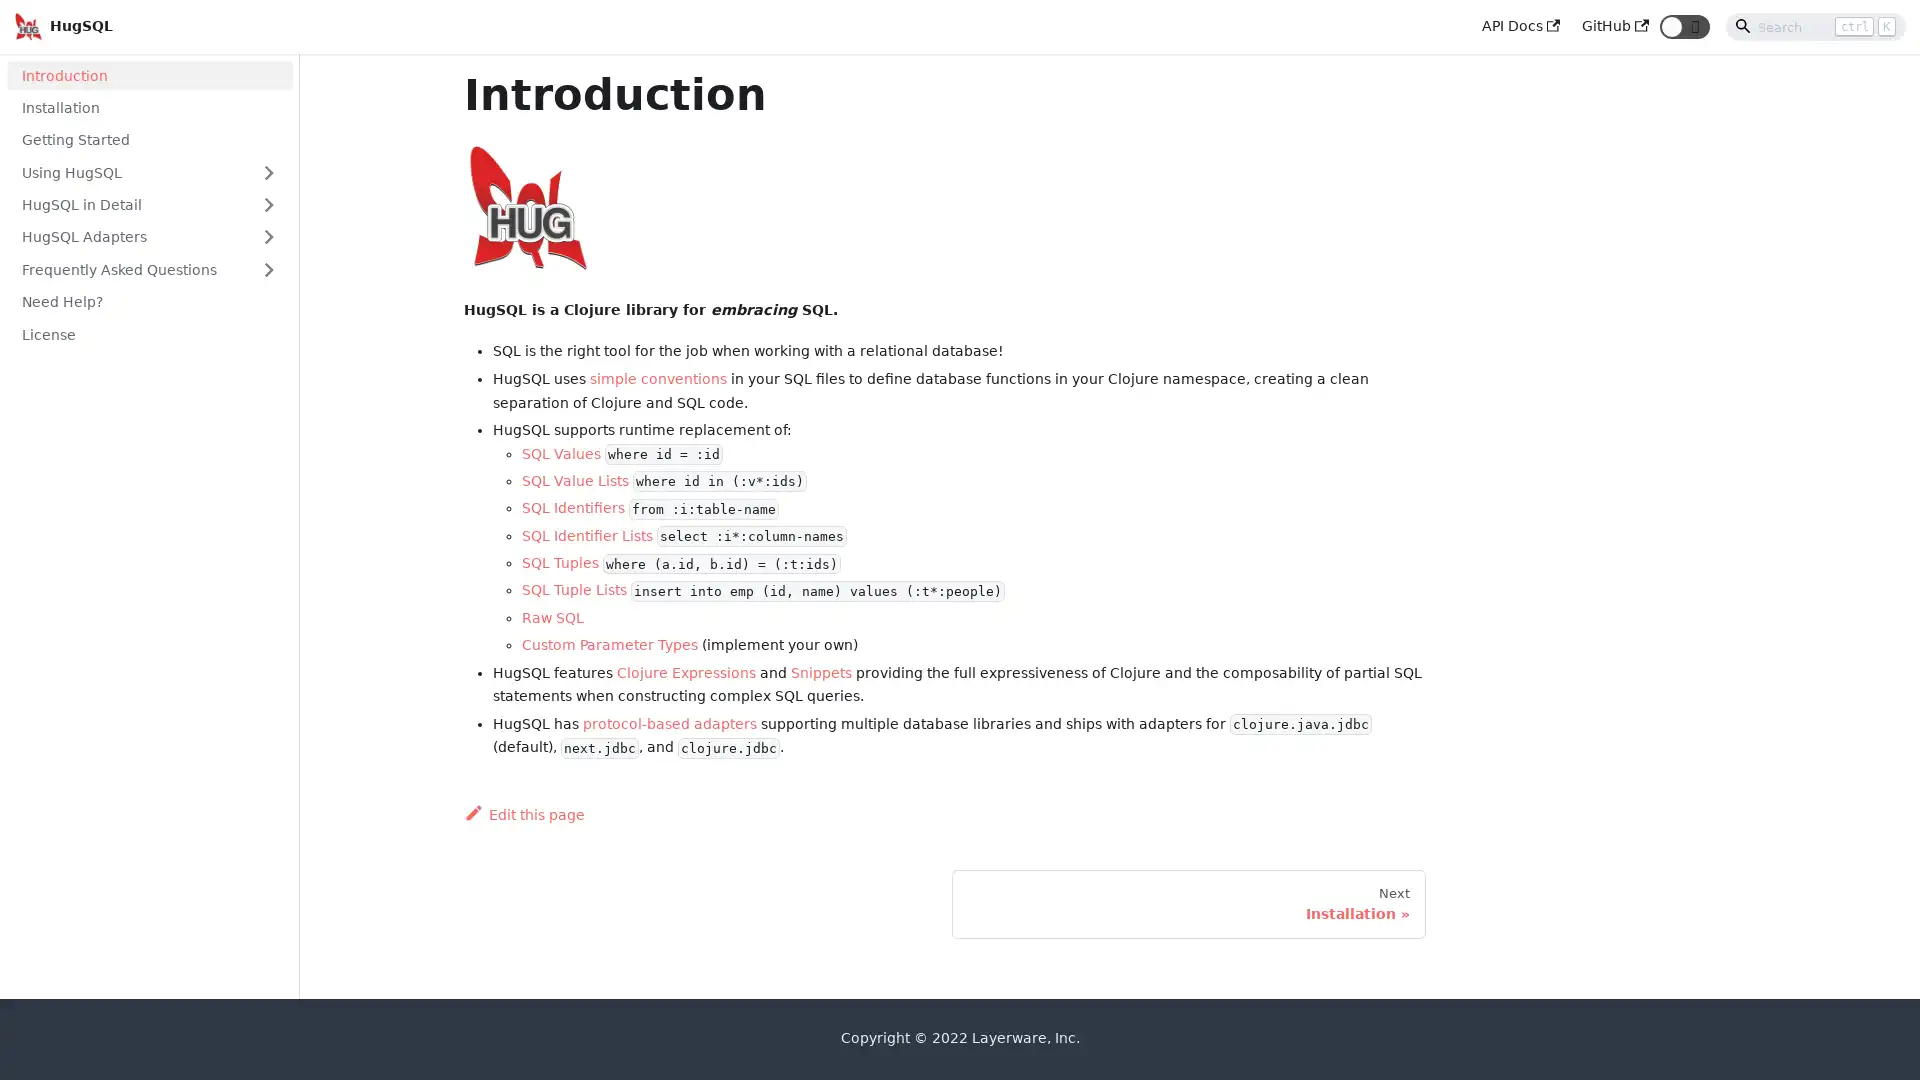  Describe the element at coordinates (267, 204) in the screenshot. I see `Toggle the collapsible sidebar category 'HugSQL in Detail'` at that location.